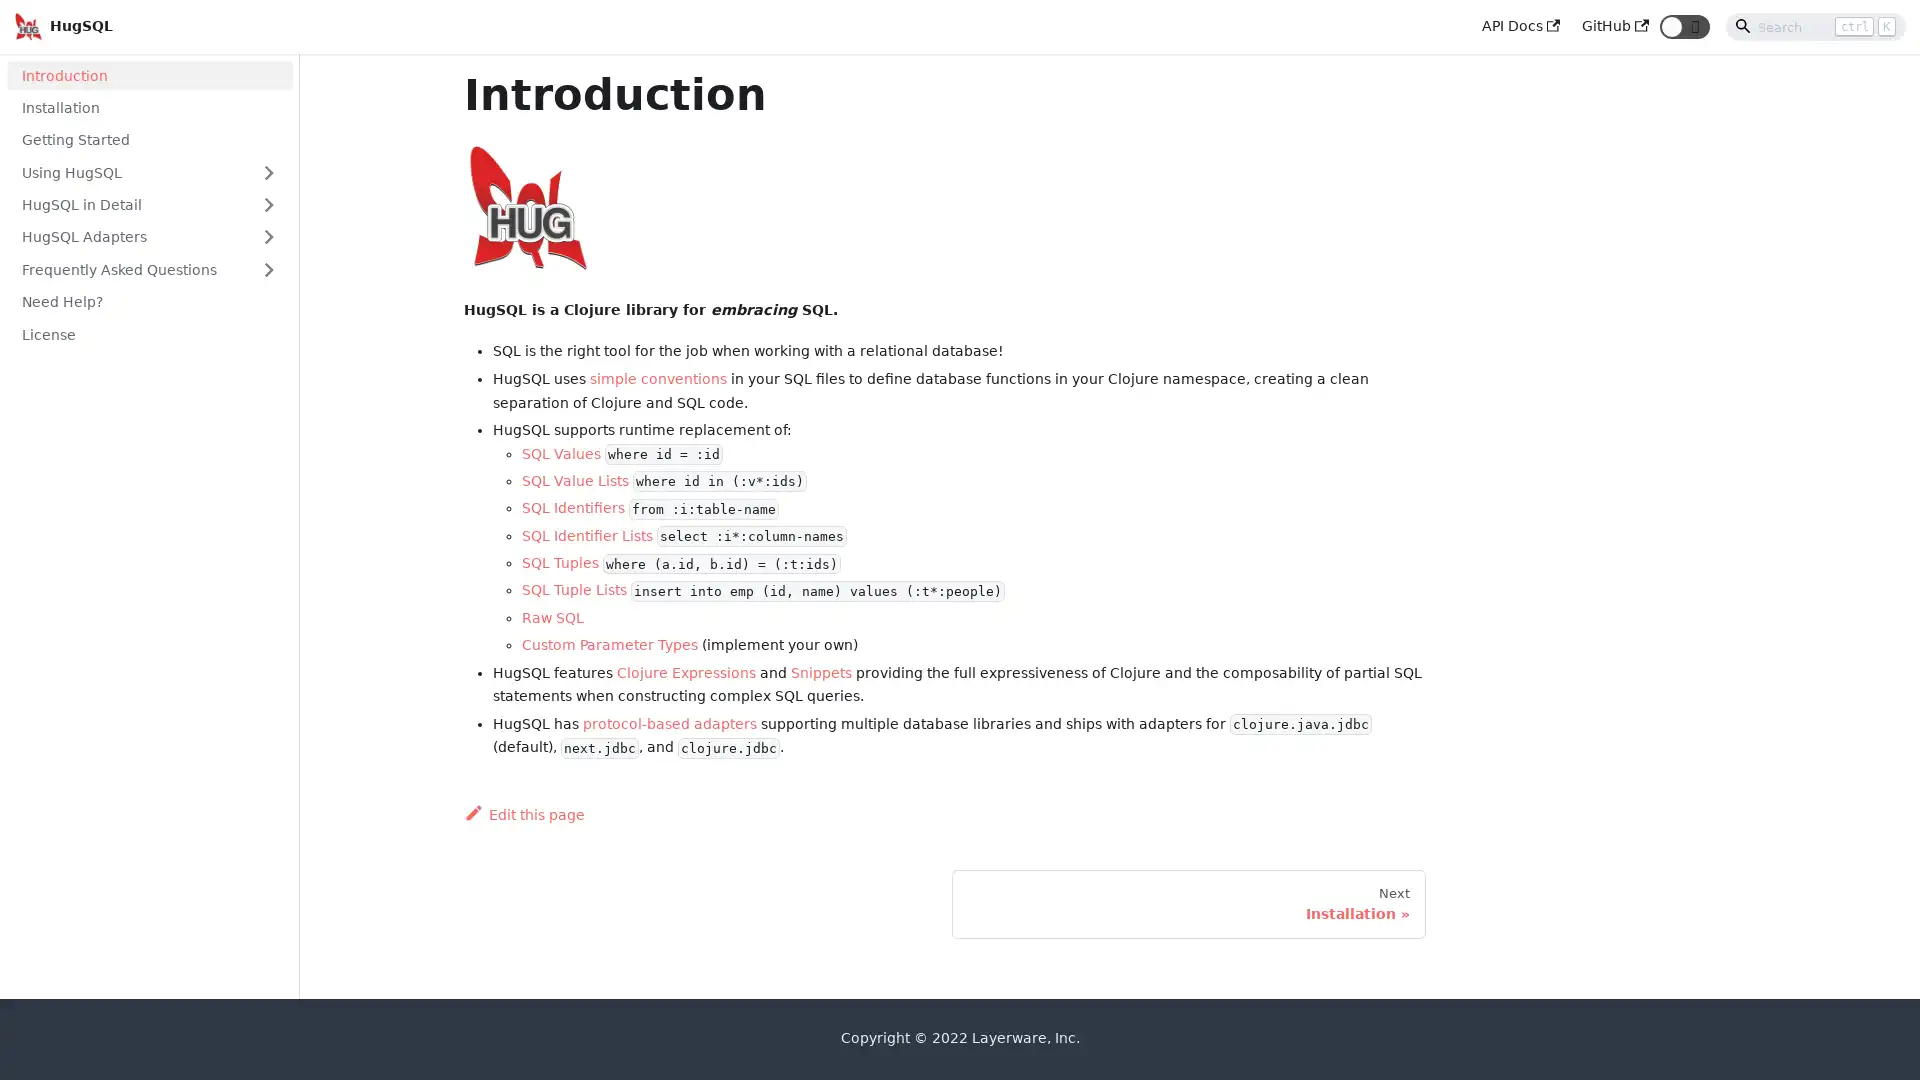  Describe the element at coordinates (267, 204) in the screenshot. I see `Toggle the collapsible sidebar category 'HugSQL in Detail'` at that location.